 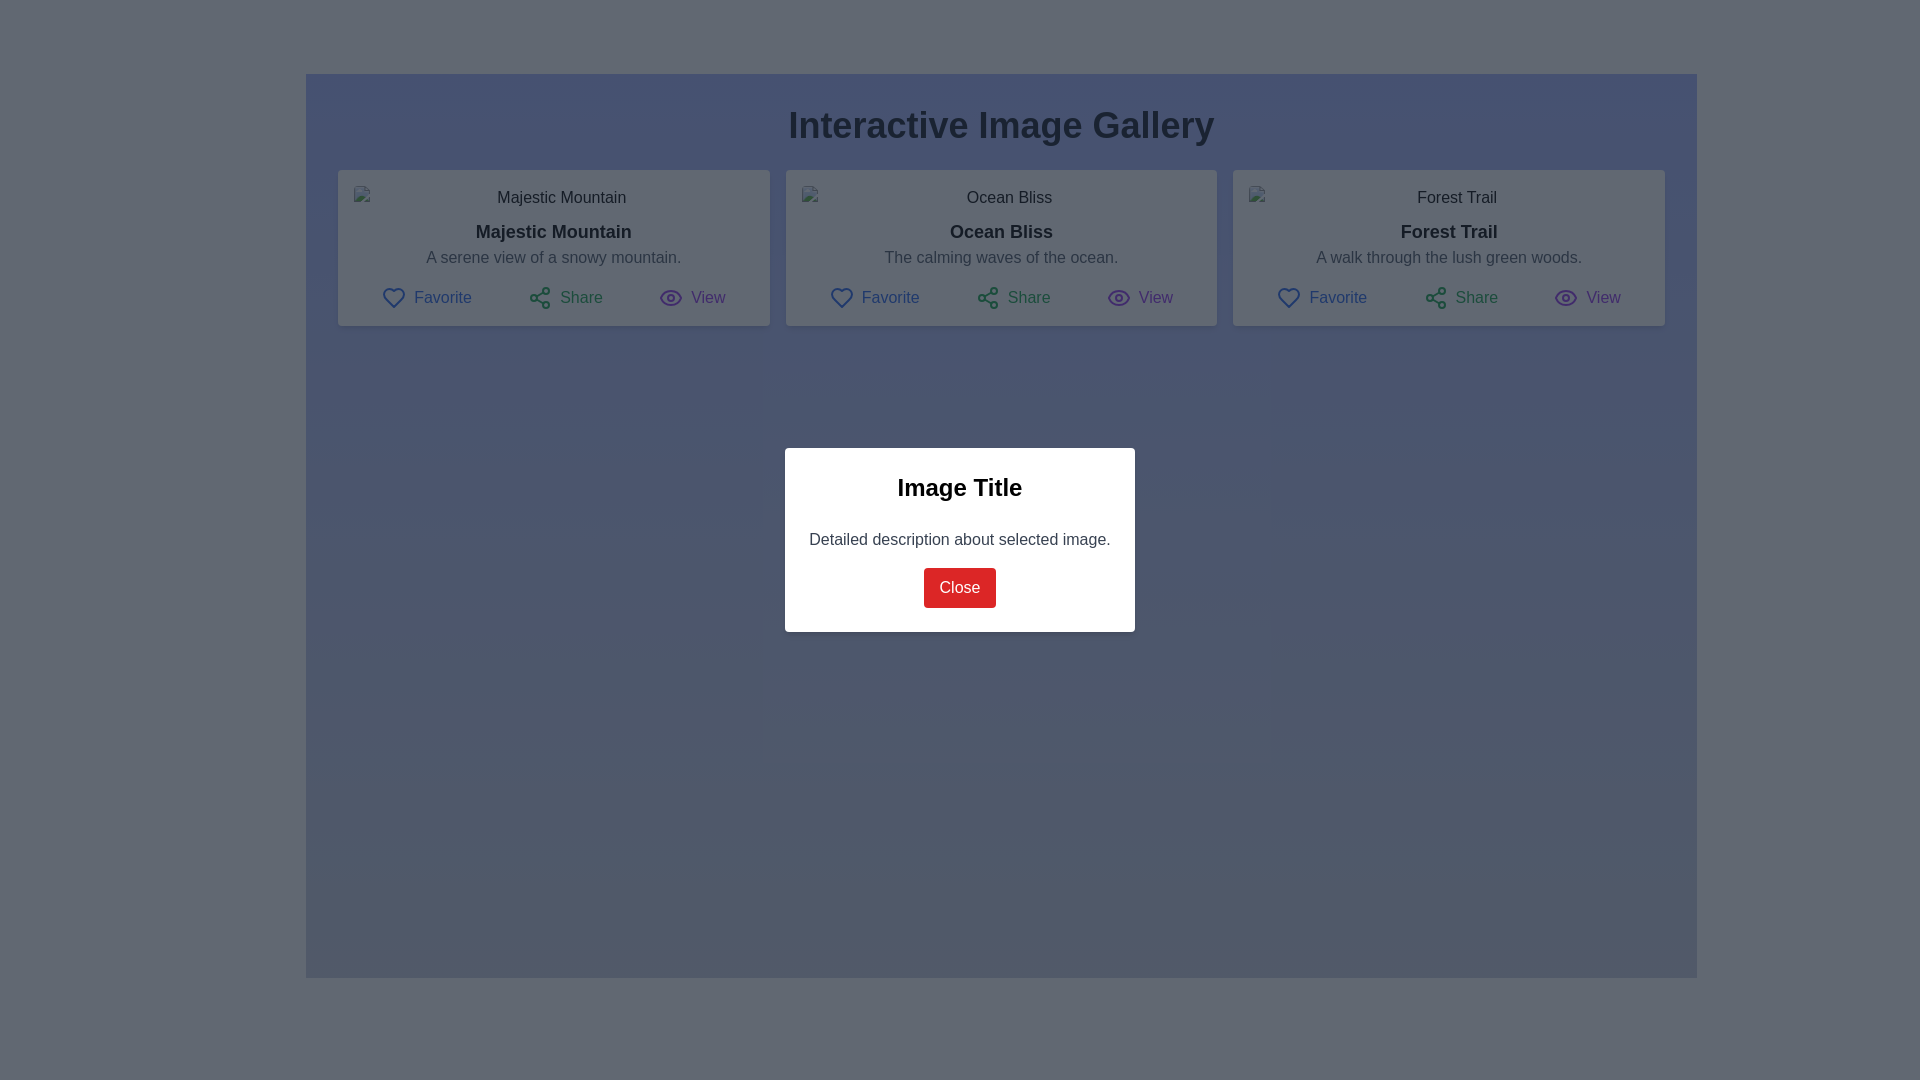 I want to click on the 'View' button, which consists of a small 'eye' icon followed by the text 'View' in purple color, located under the 'Majestic Mountain' card, so click(x=692, y=297).